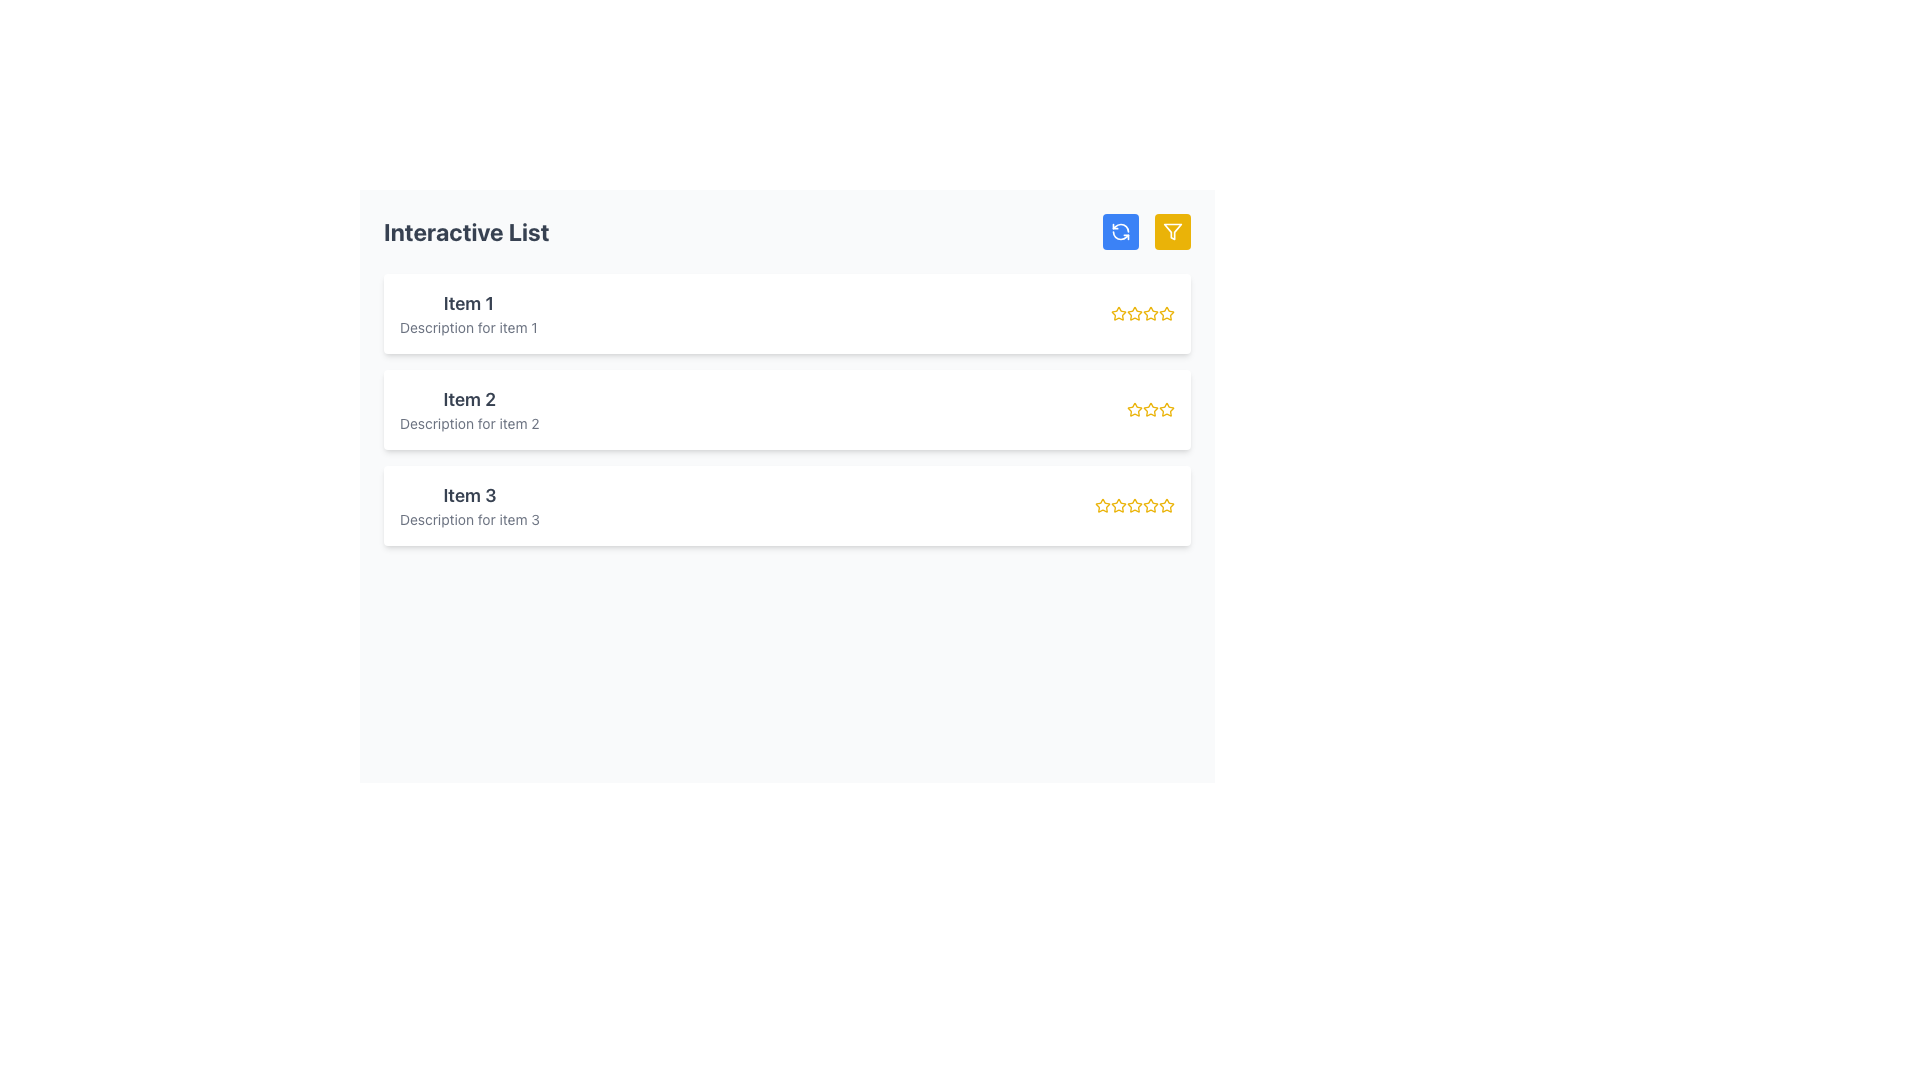 This screenshot has width=1920, height=1080. What do you see at coordinates (1117, 312) in the screenshot?
I see `the first star button` at bounding box center [1117, 312].